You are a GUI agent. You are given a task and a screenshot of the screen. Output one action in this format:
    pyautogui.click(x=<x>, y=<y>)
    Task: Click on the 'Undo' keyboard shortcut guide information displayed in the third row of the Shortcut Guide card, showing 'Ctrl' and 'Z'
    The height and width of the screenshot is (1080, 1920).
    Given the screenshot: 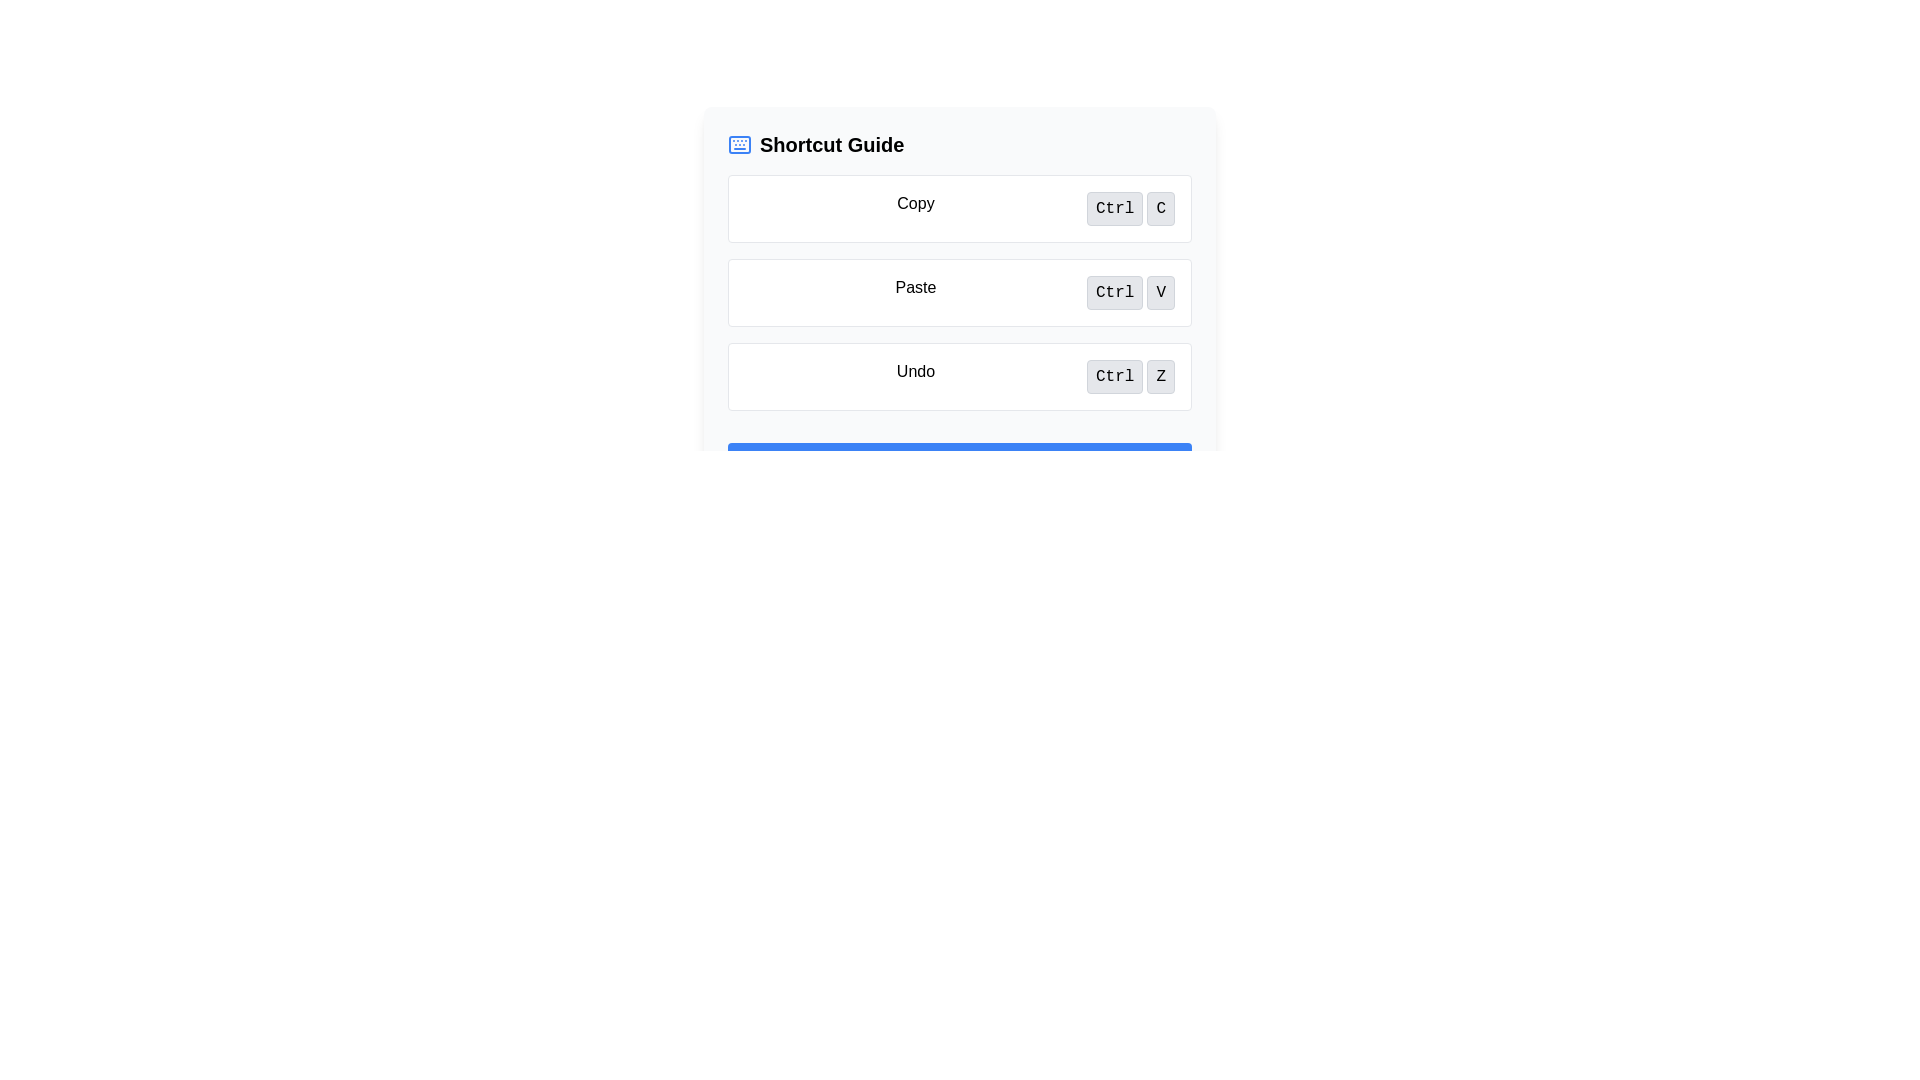 What is the action you would take?
    pyautogui.click(x=960, y=377)
    